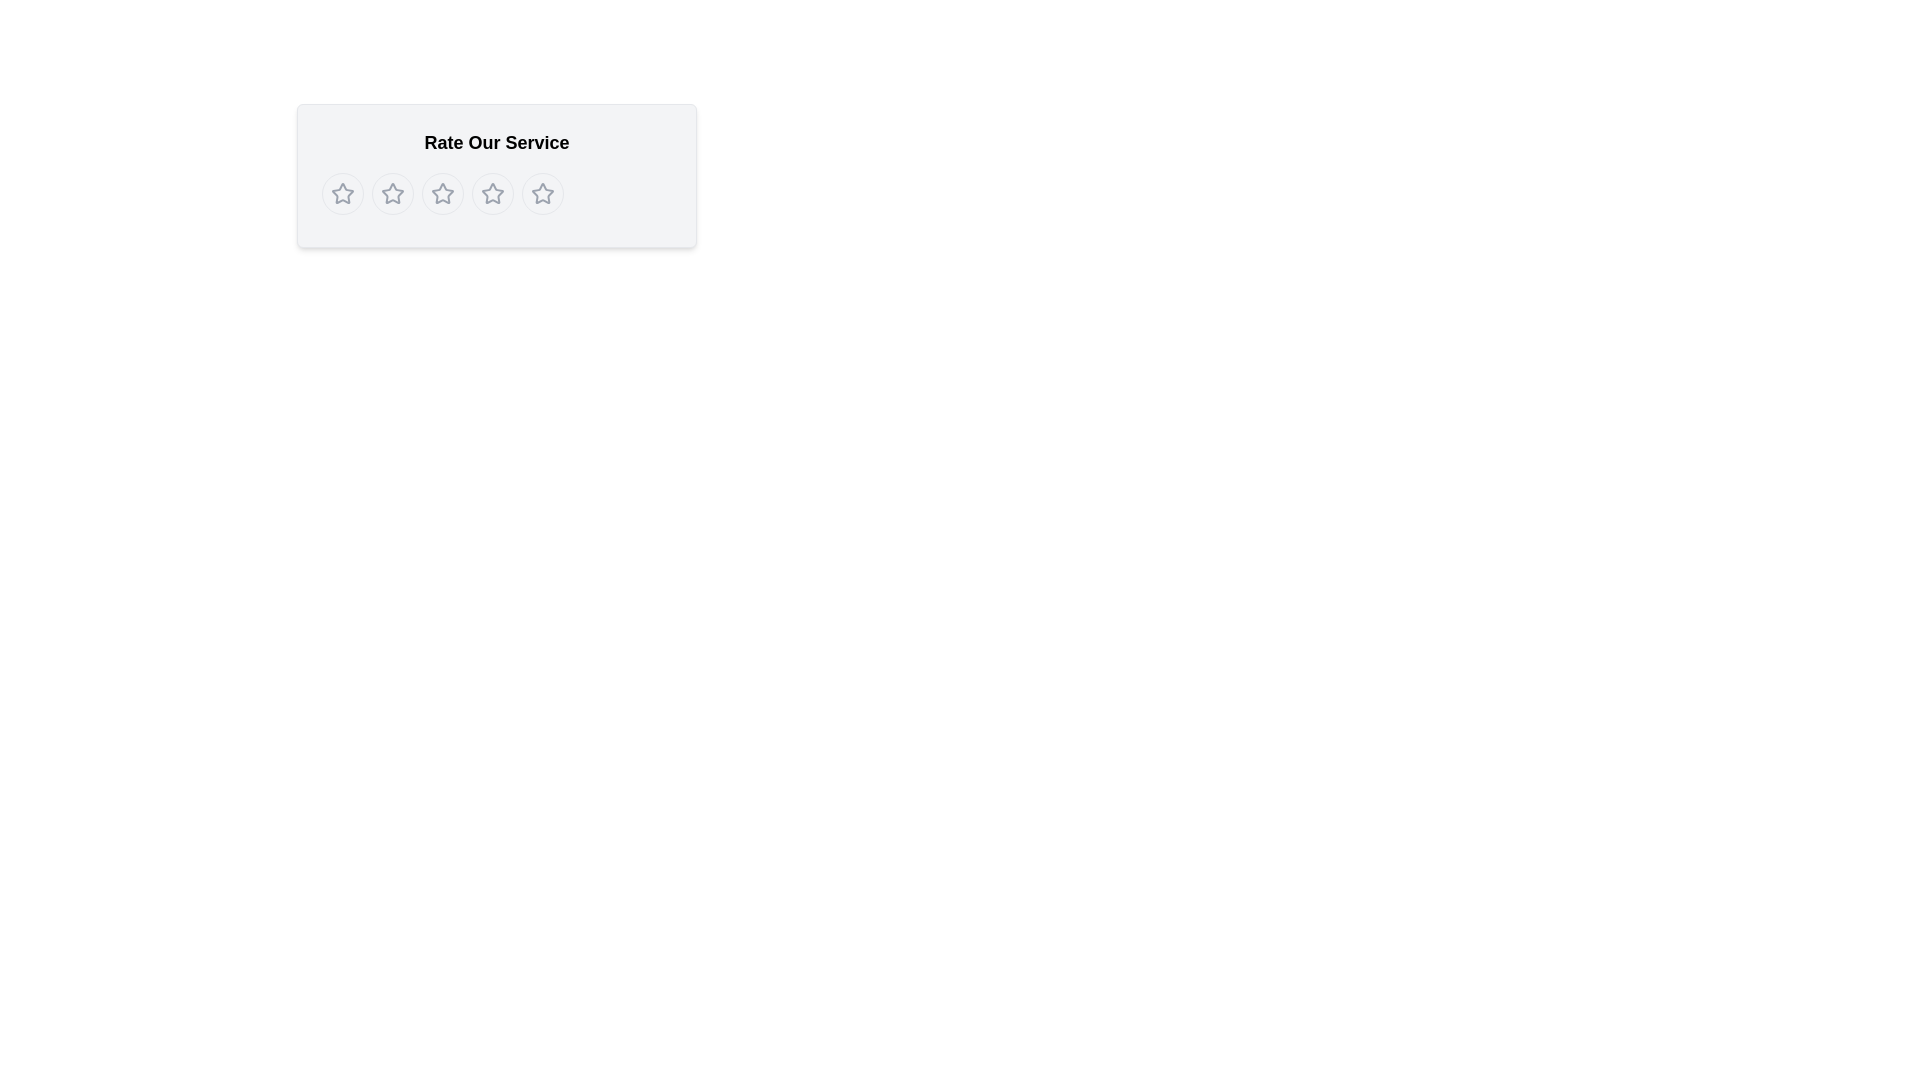  What do you see at coordinates (342, 193) in the screenshot?
I see `the circular button with a gray star icon` at bounding box center [342, 193].